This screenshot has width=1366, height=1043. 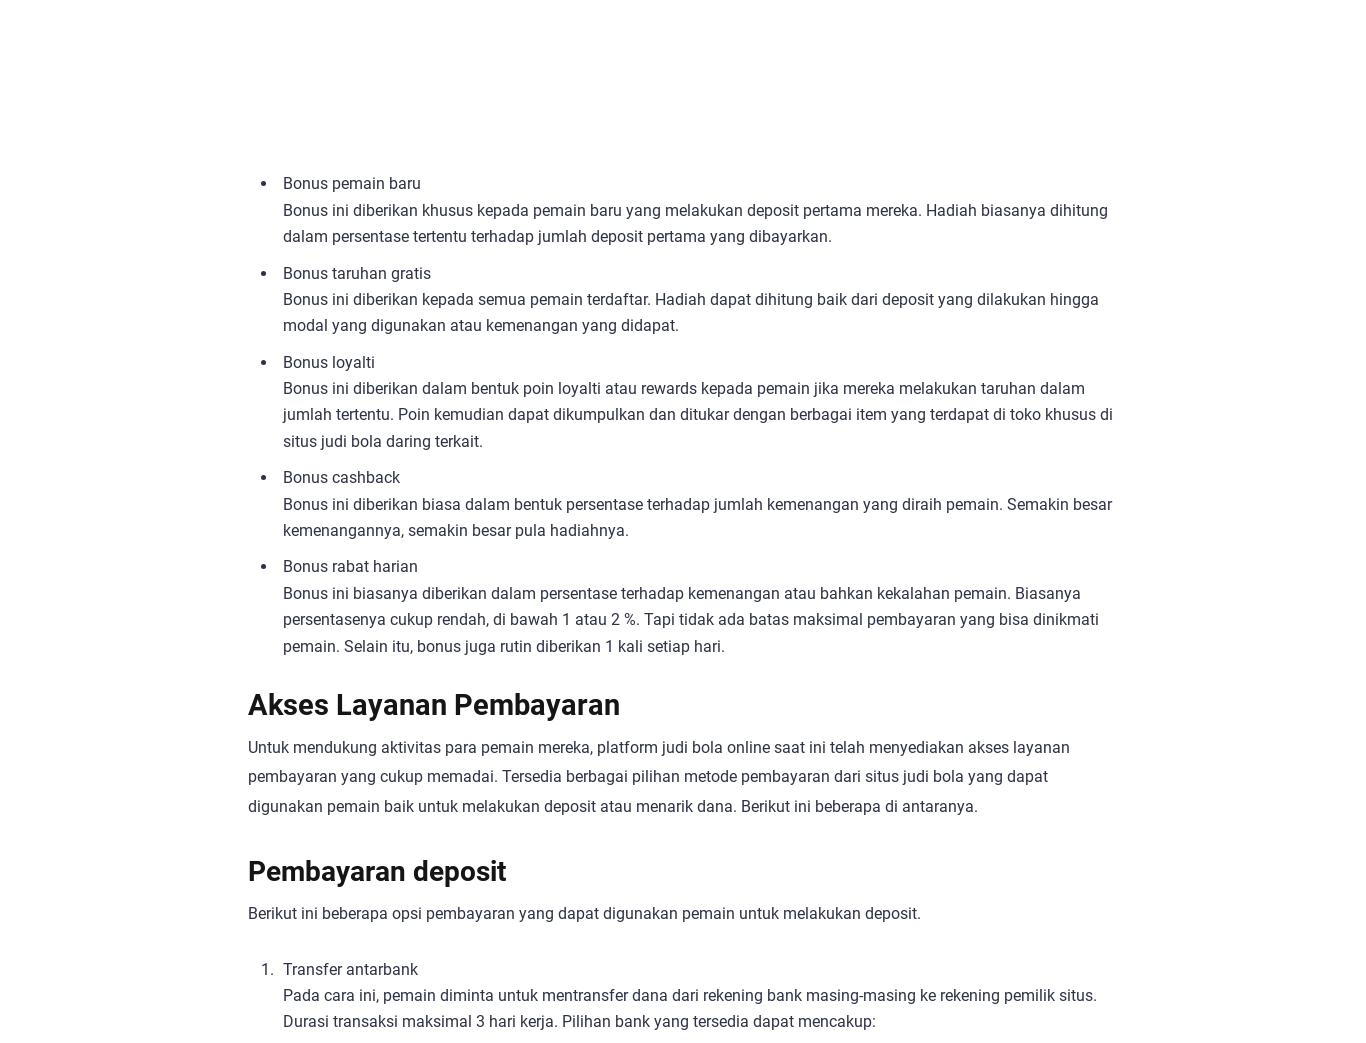 What do you see at coordinates (583, 911) in the screenshot?
I see `'Berikut ini beberapa opsi pembayaran yang dapat digunakan pemain untuk melakukan deposit.'` at bounding box center [583, 911].